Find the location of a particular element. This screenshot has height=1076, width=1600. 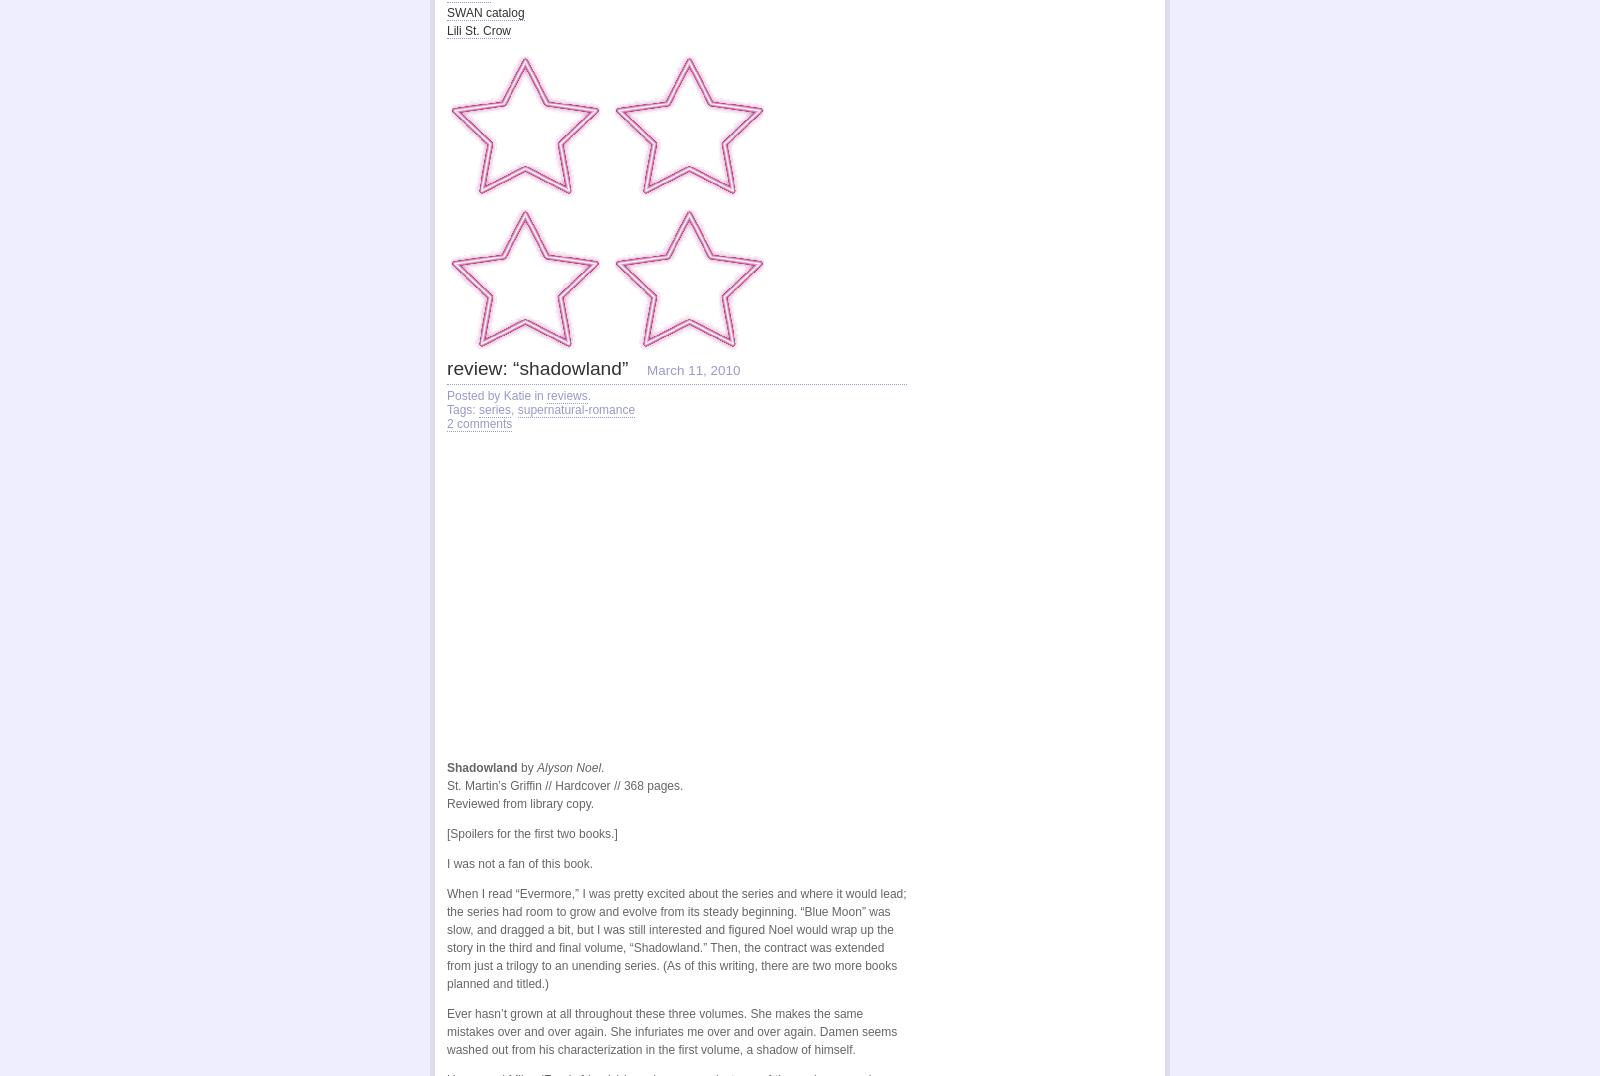

'by' is located at coordinates (526, 766).